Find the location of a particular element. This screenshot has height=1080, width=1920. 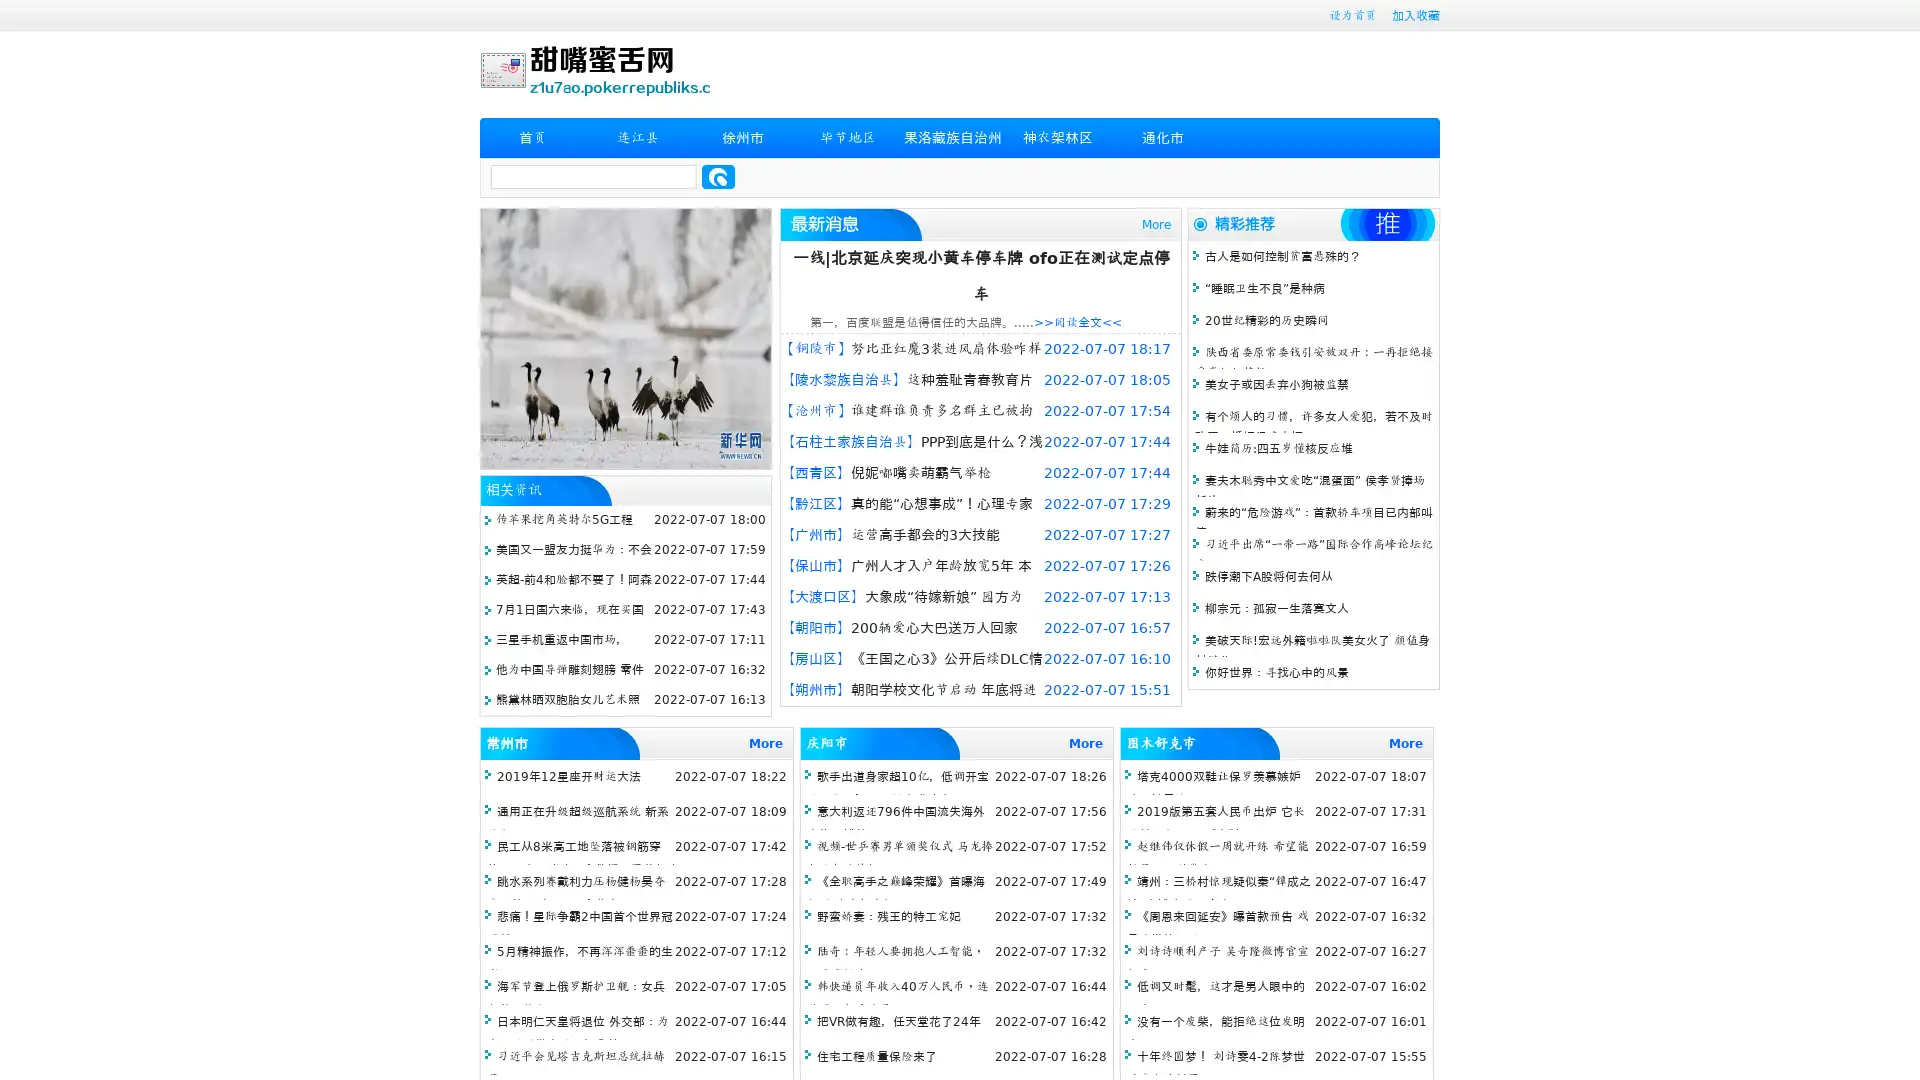

Search is located at coordinates (718, 176).